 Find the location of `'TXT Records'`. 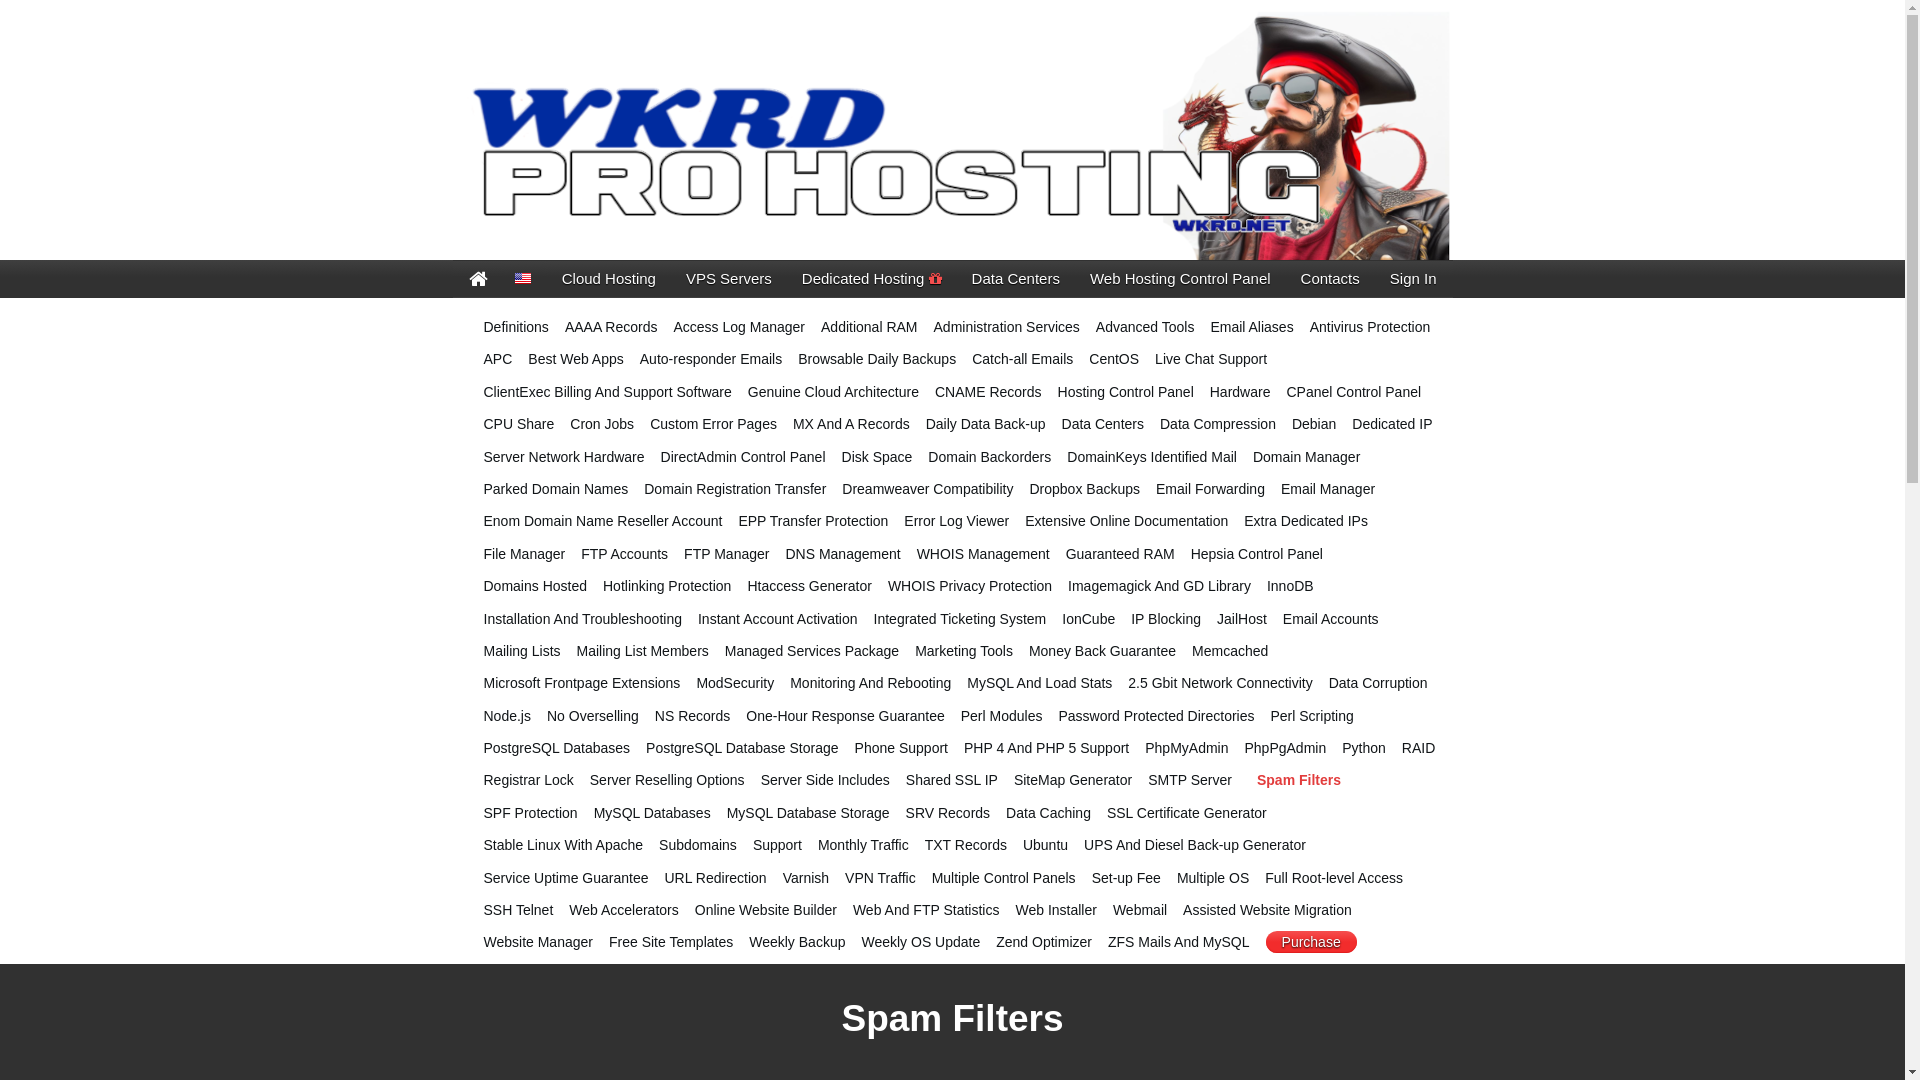

'TXT Records' is located at coordinates (965, 844).